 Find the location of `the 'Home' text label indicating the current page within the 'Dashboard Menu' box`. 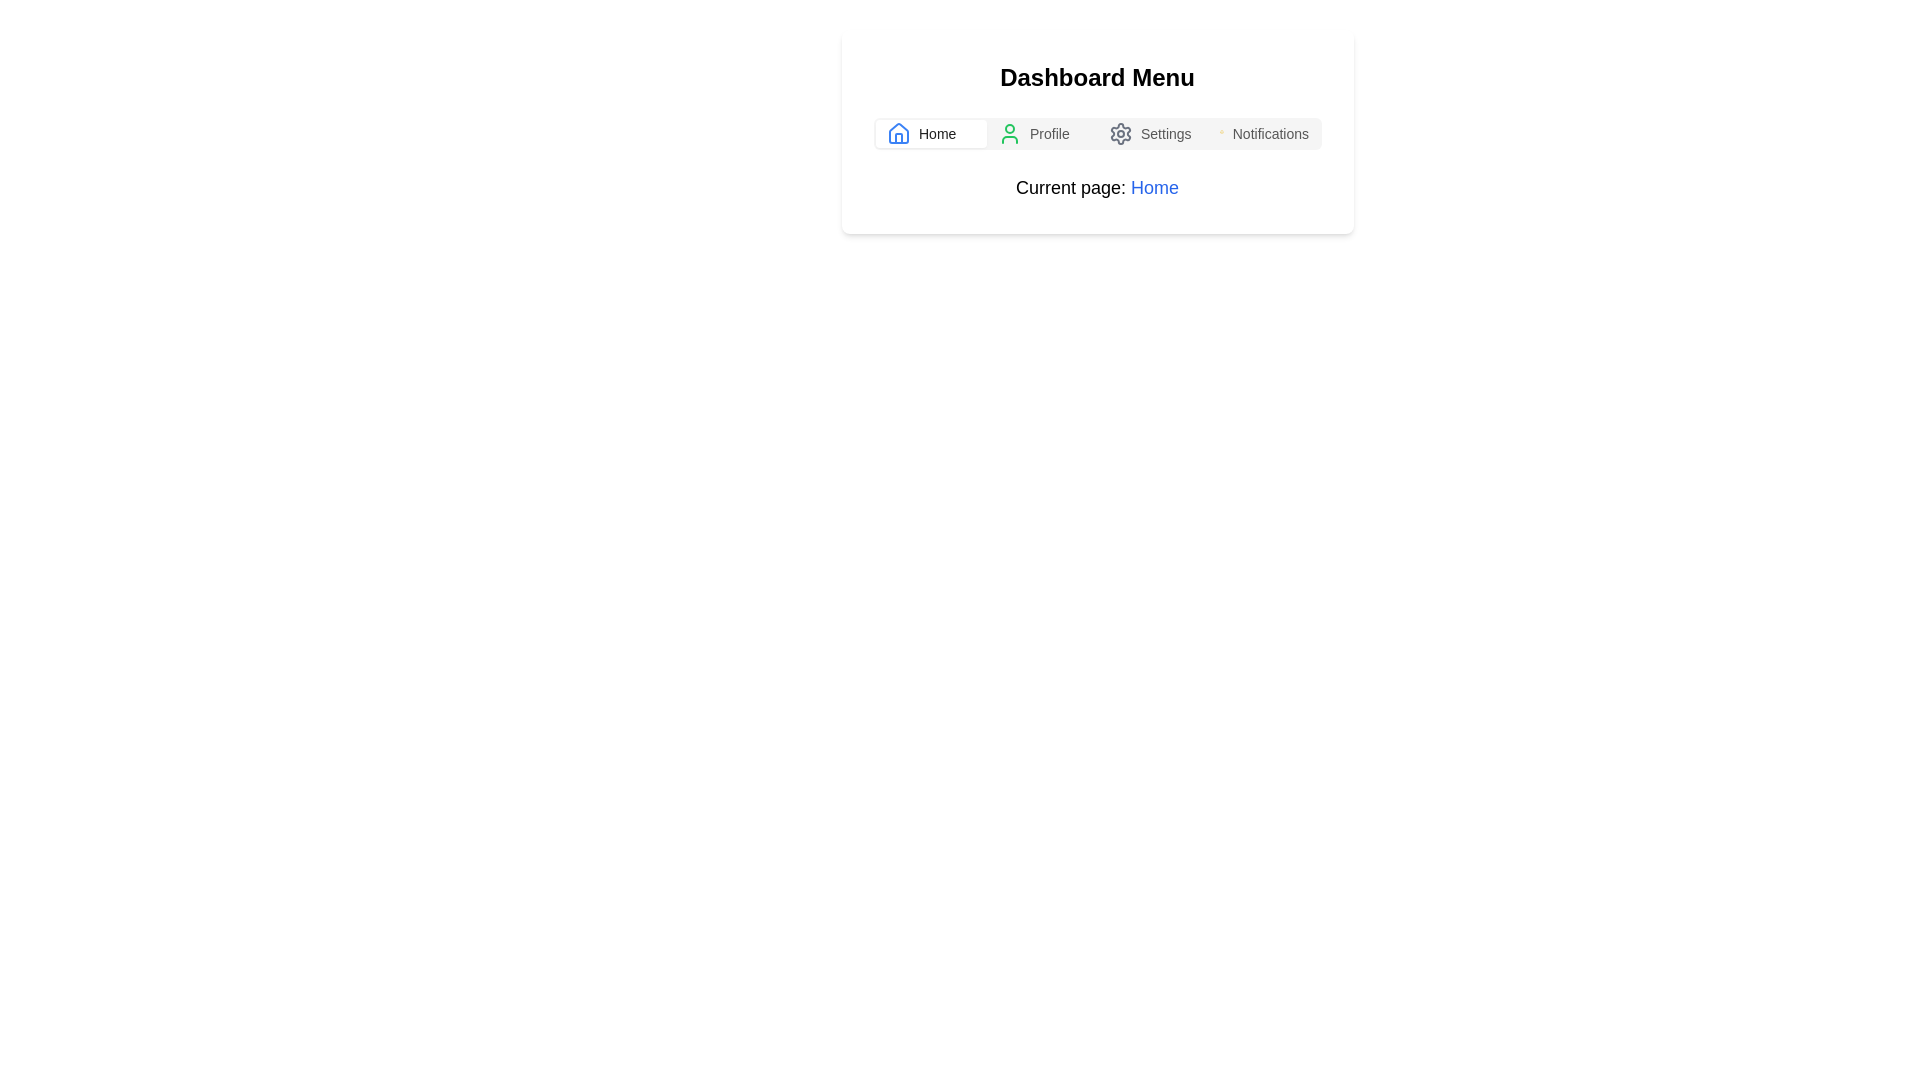

the 'Home' text label indicating the current page within the 'Dashboard Menu' box is located at coordinates (1155, 188).